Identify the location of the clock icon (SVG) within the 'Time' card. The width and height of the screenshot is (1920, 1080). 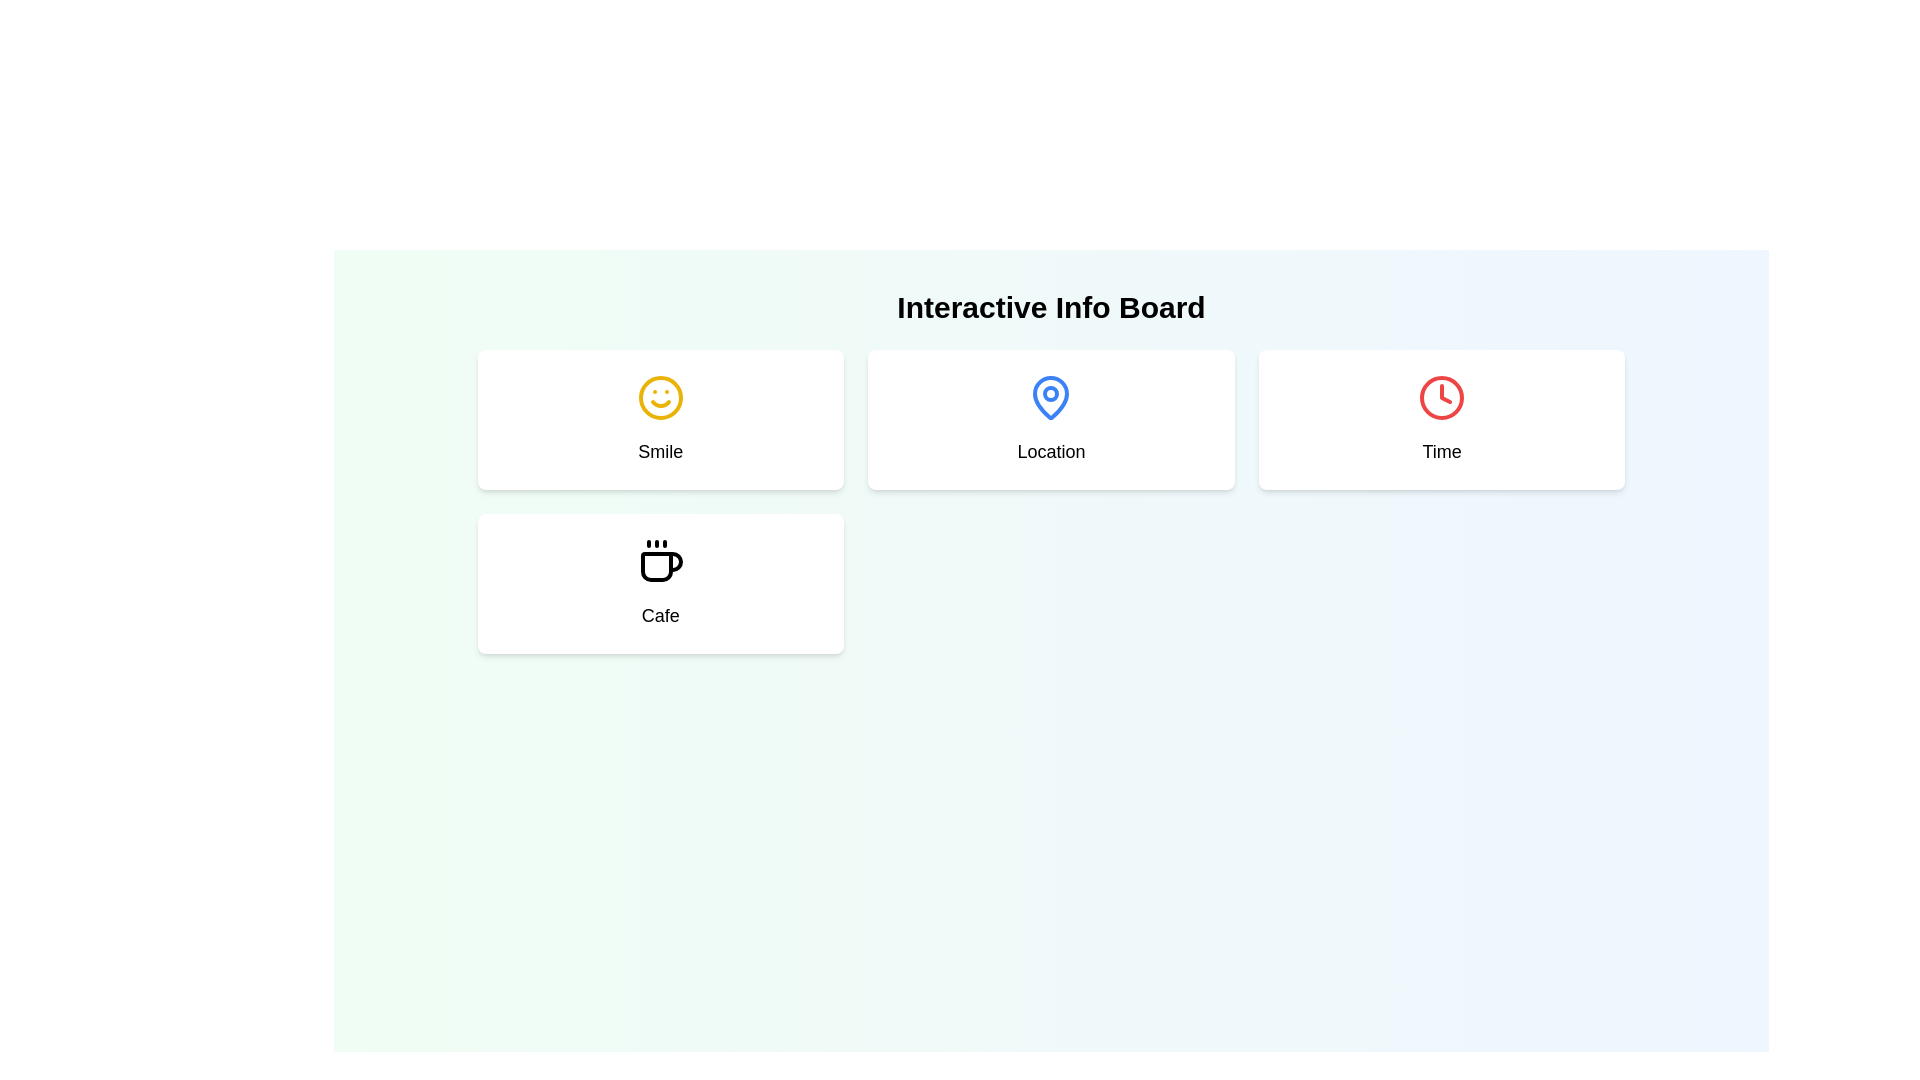
(1442, 397).